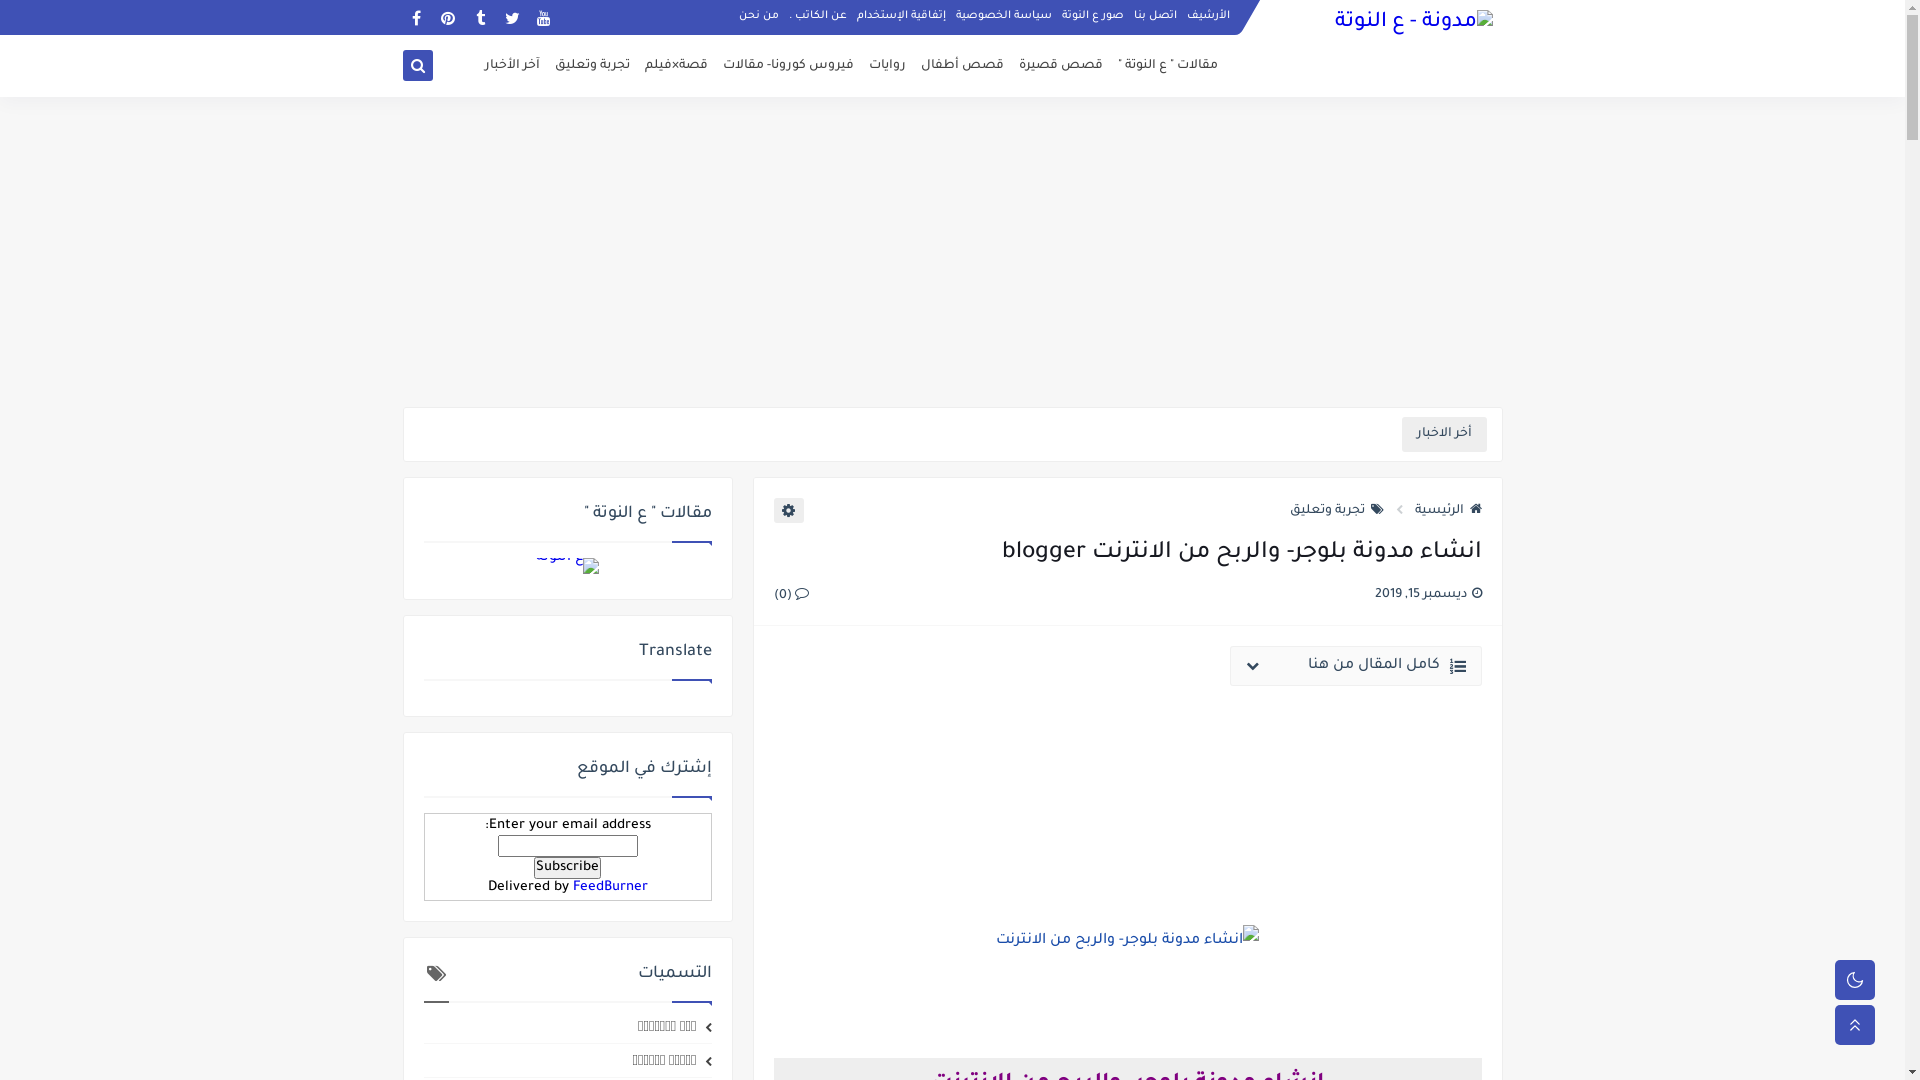 The width and height of the screenshot is (1920, 1080). Describe the element at coordinates (543, 17) in the screenshot. I see `'youtube'` at that location.